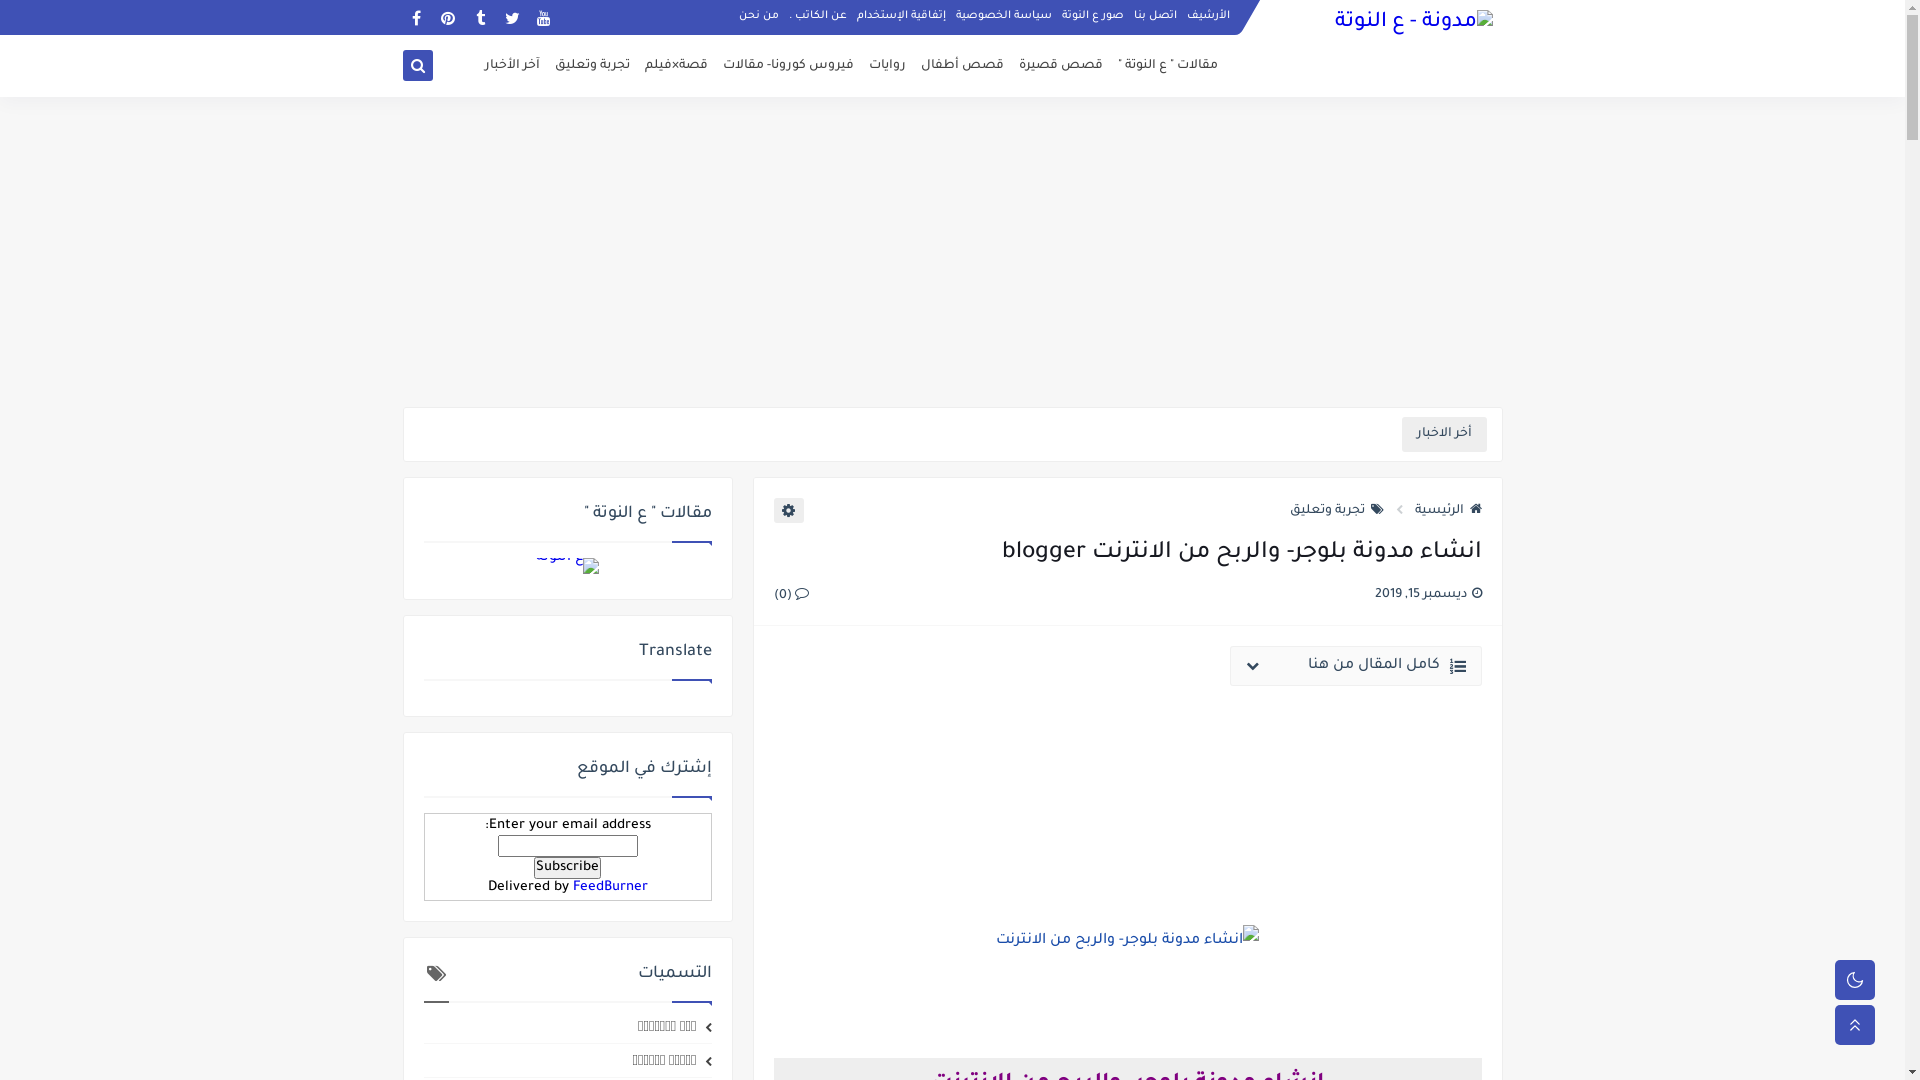 The width and height of the screenshot is (1920, 1080). Describe the element at coordinates (543, 17) in the screenshot. I see `'youtube'` at that location.